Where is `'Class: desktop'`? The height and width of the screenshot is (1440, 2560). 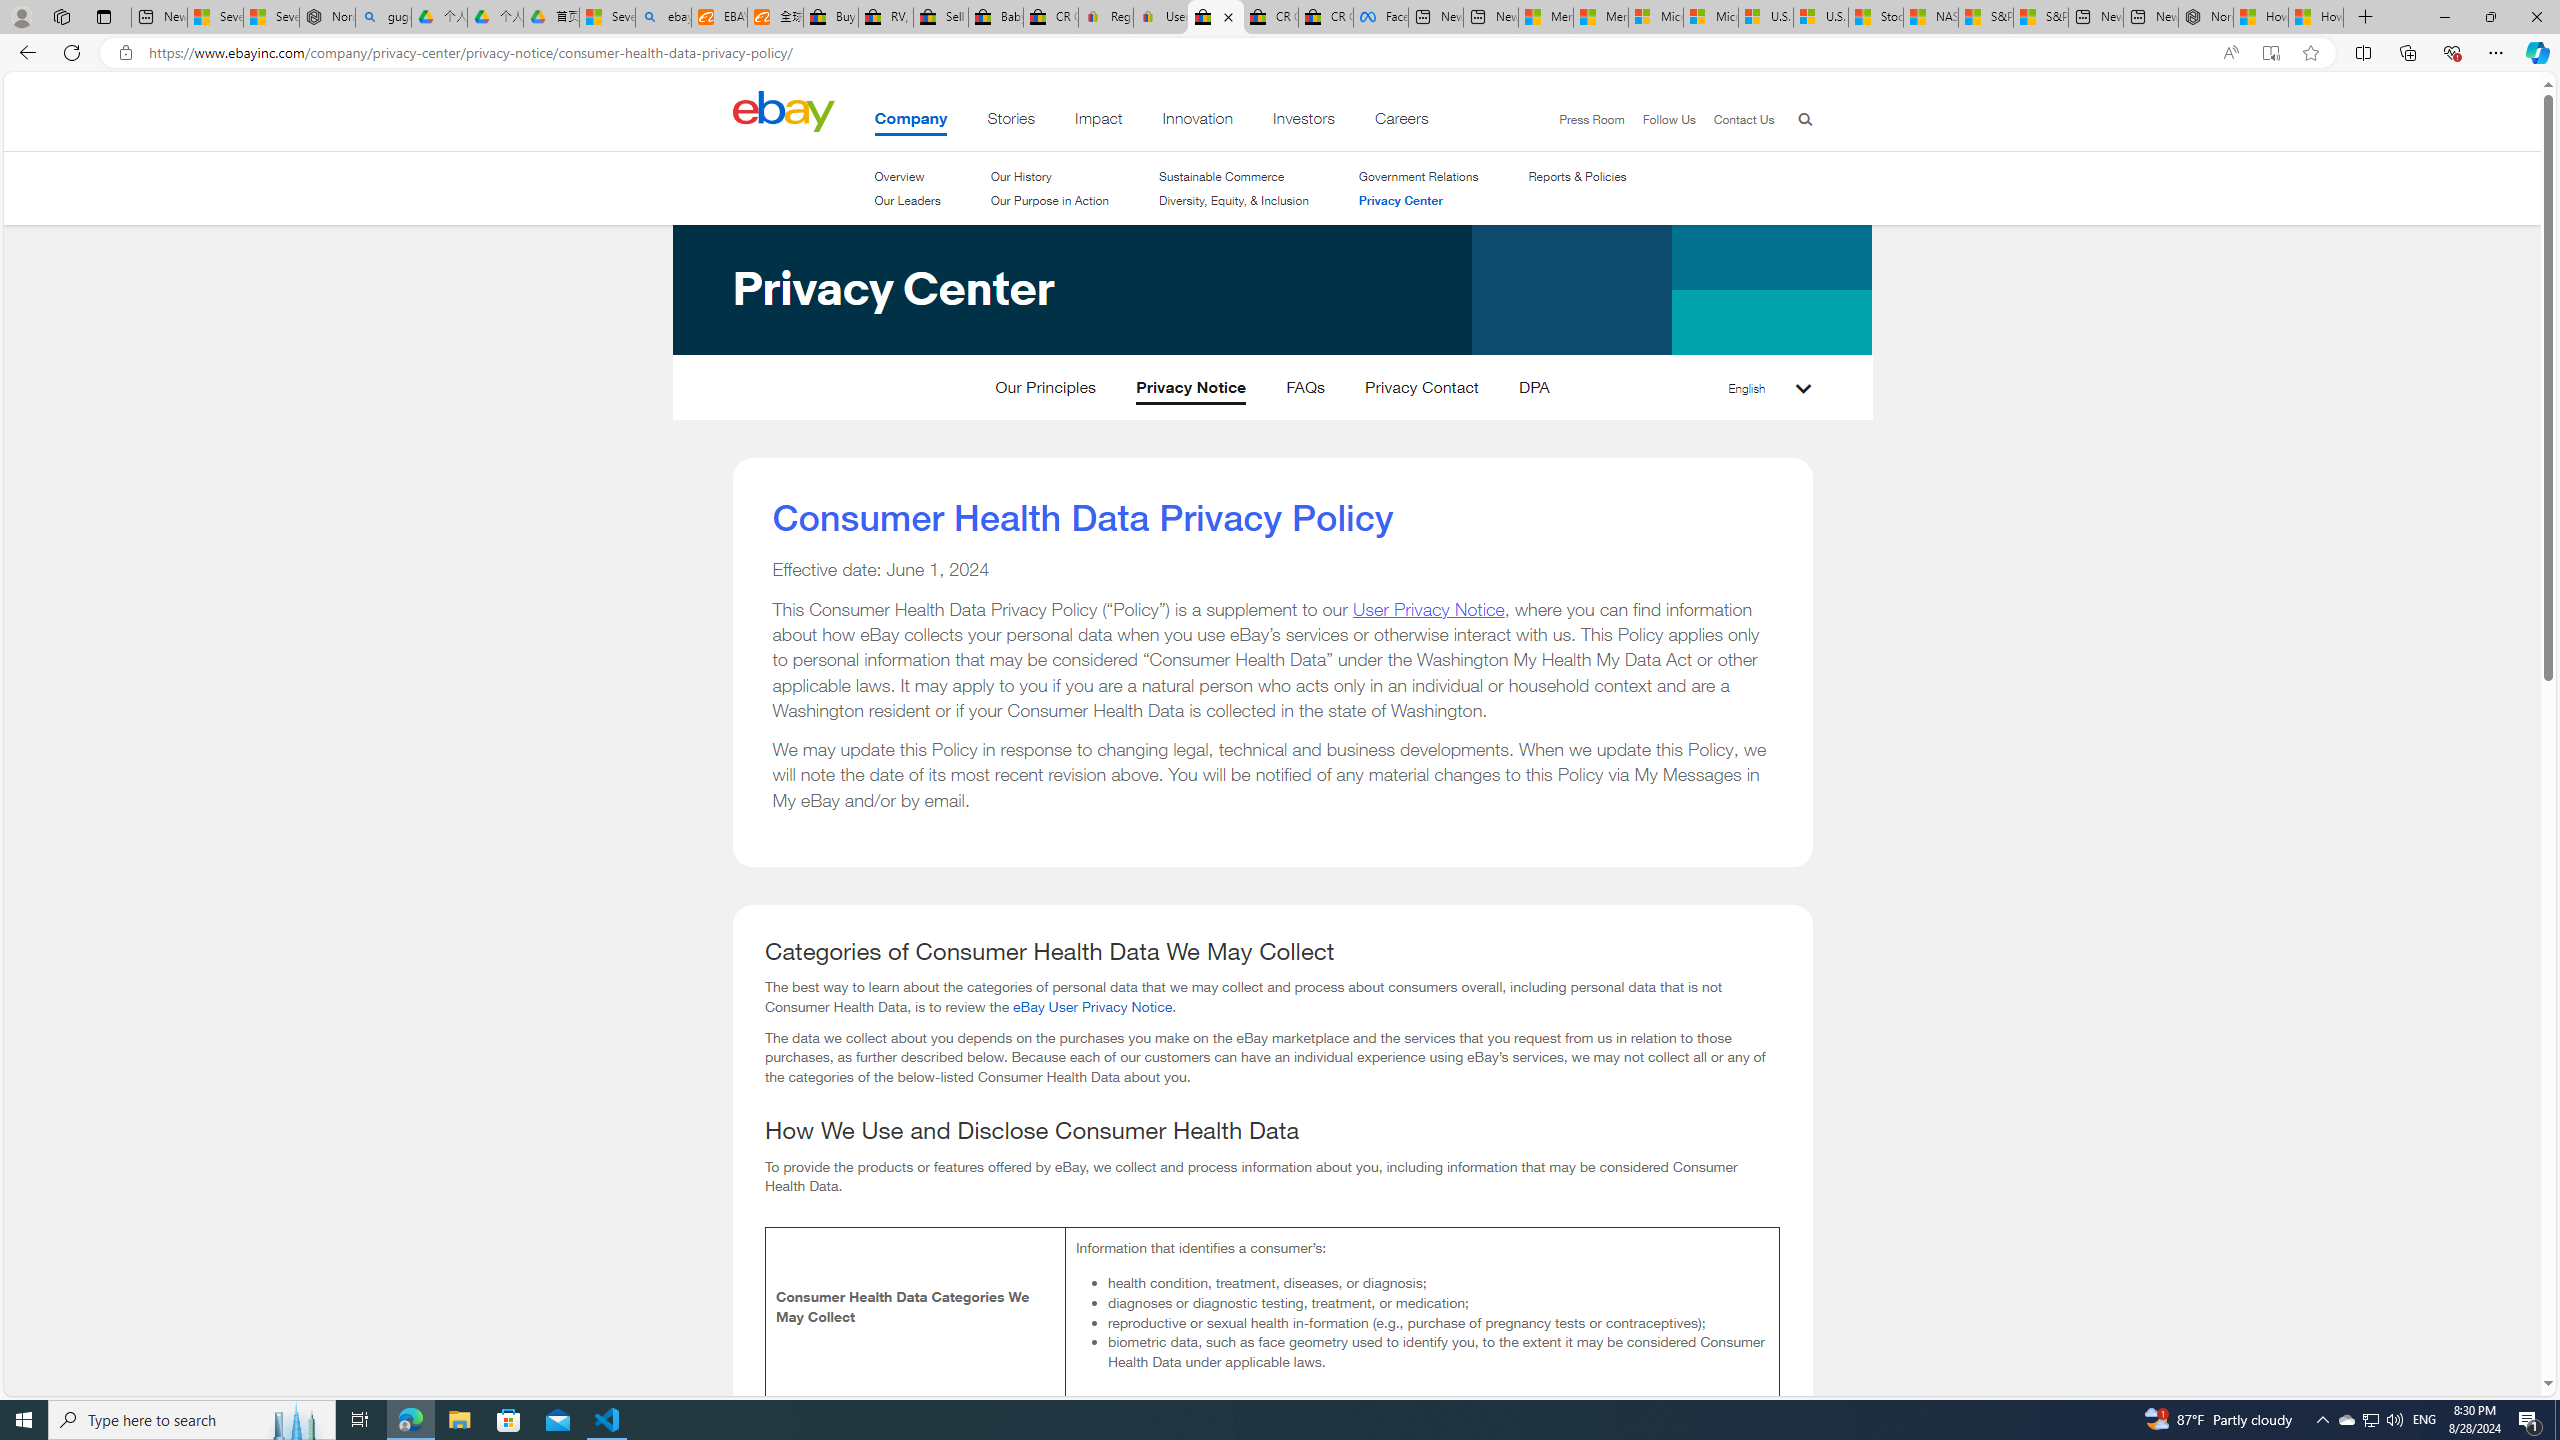 'Class: desktop' is located at coordinates (782, 111).